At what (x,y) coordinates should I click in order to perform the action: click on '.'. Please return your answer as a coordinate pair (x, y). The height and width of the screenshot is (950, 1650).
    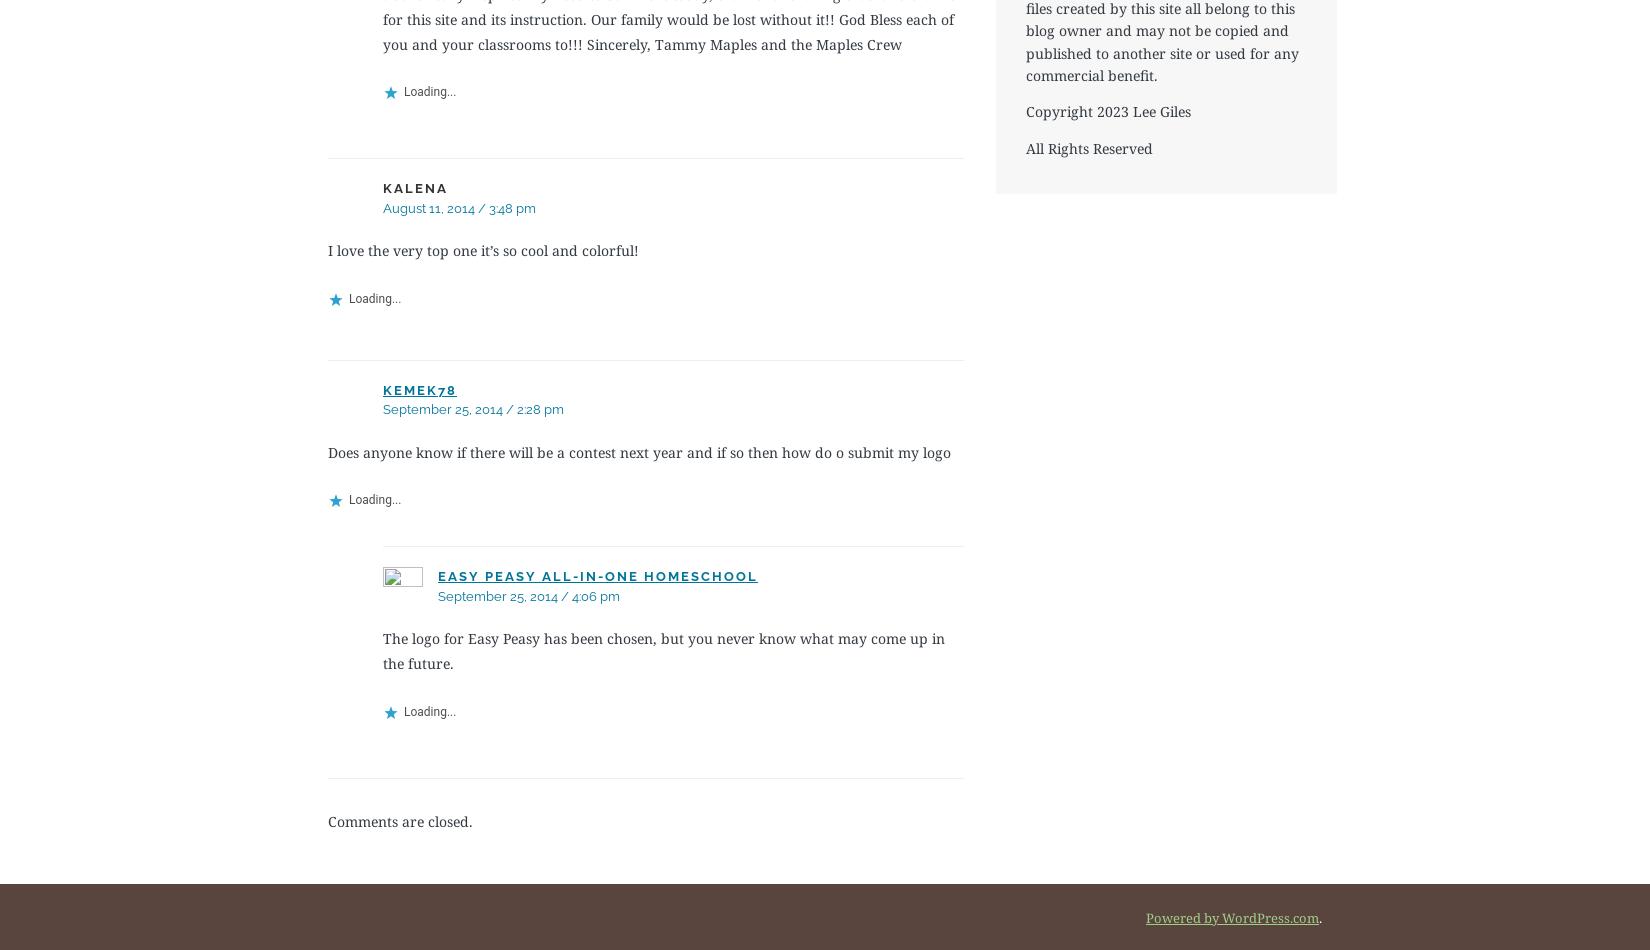
    Looking at the image, I should click on (1319, 916).